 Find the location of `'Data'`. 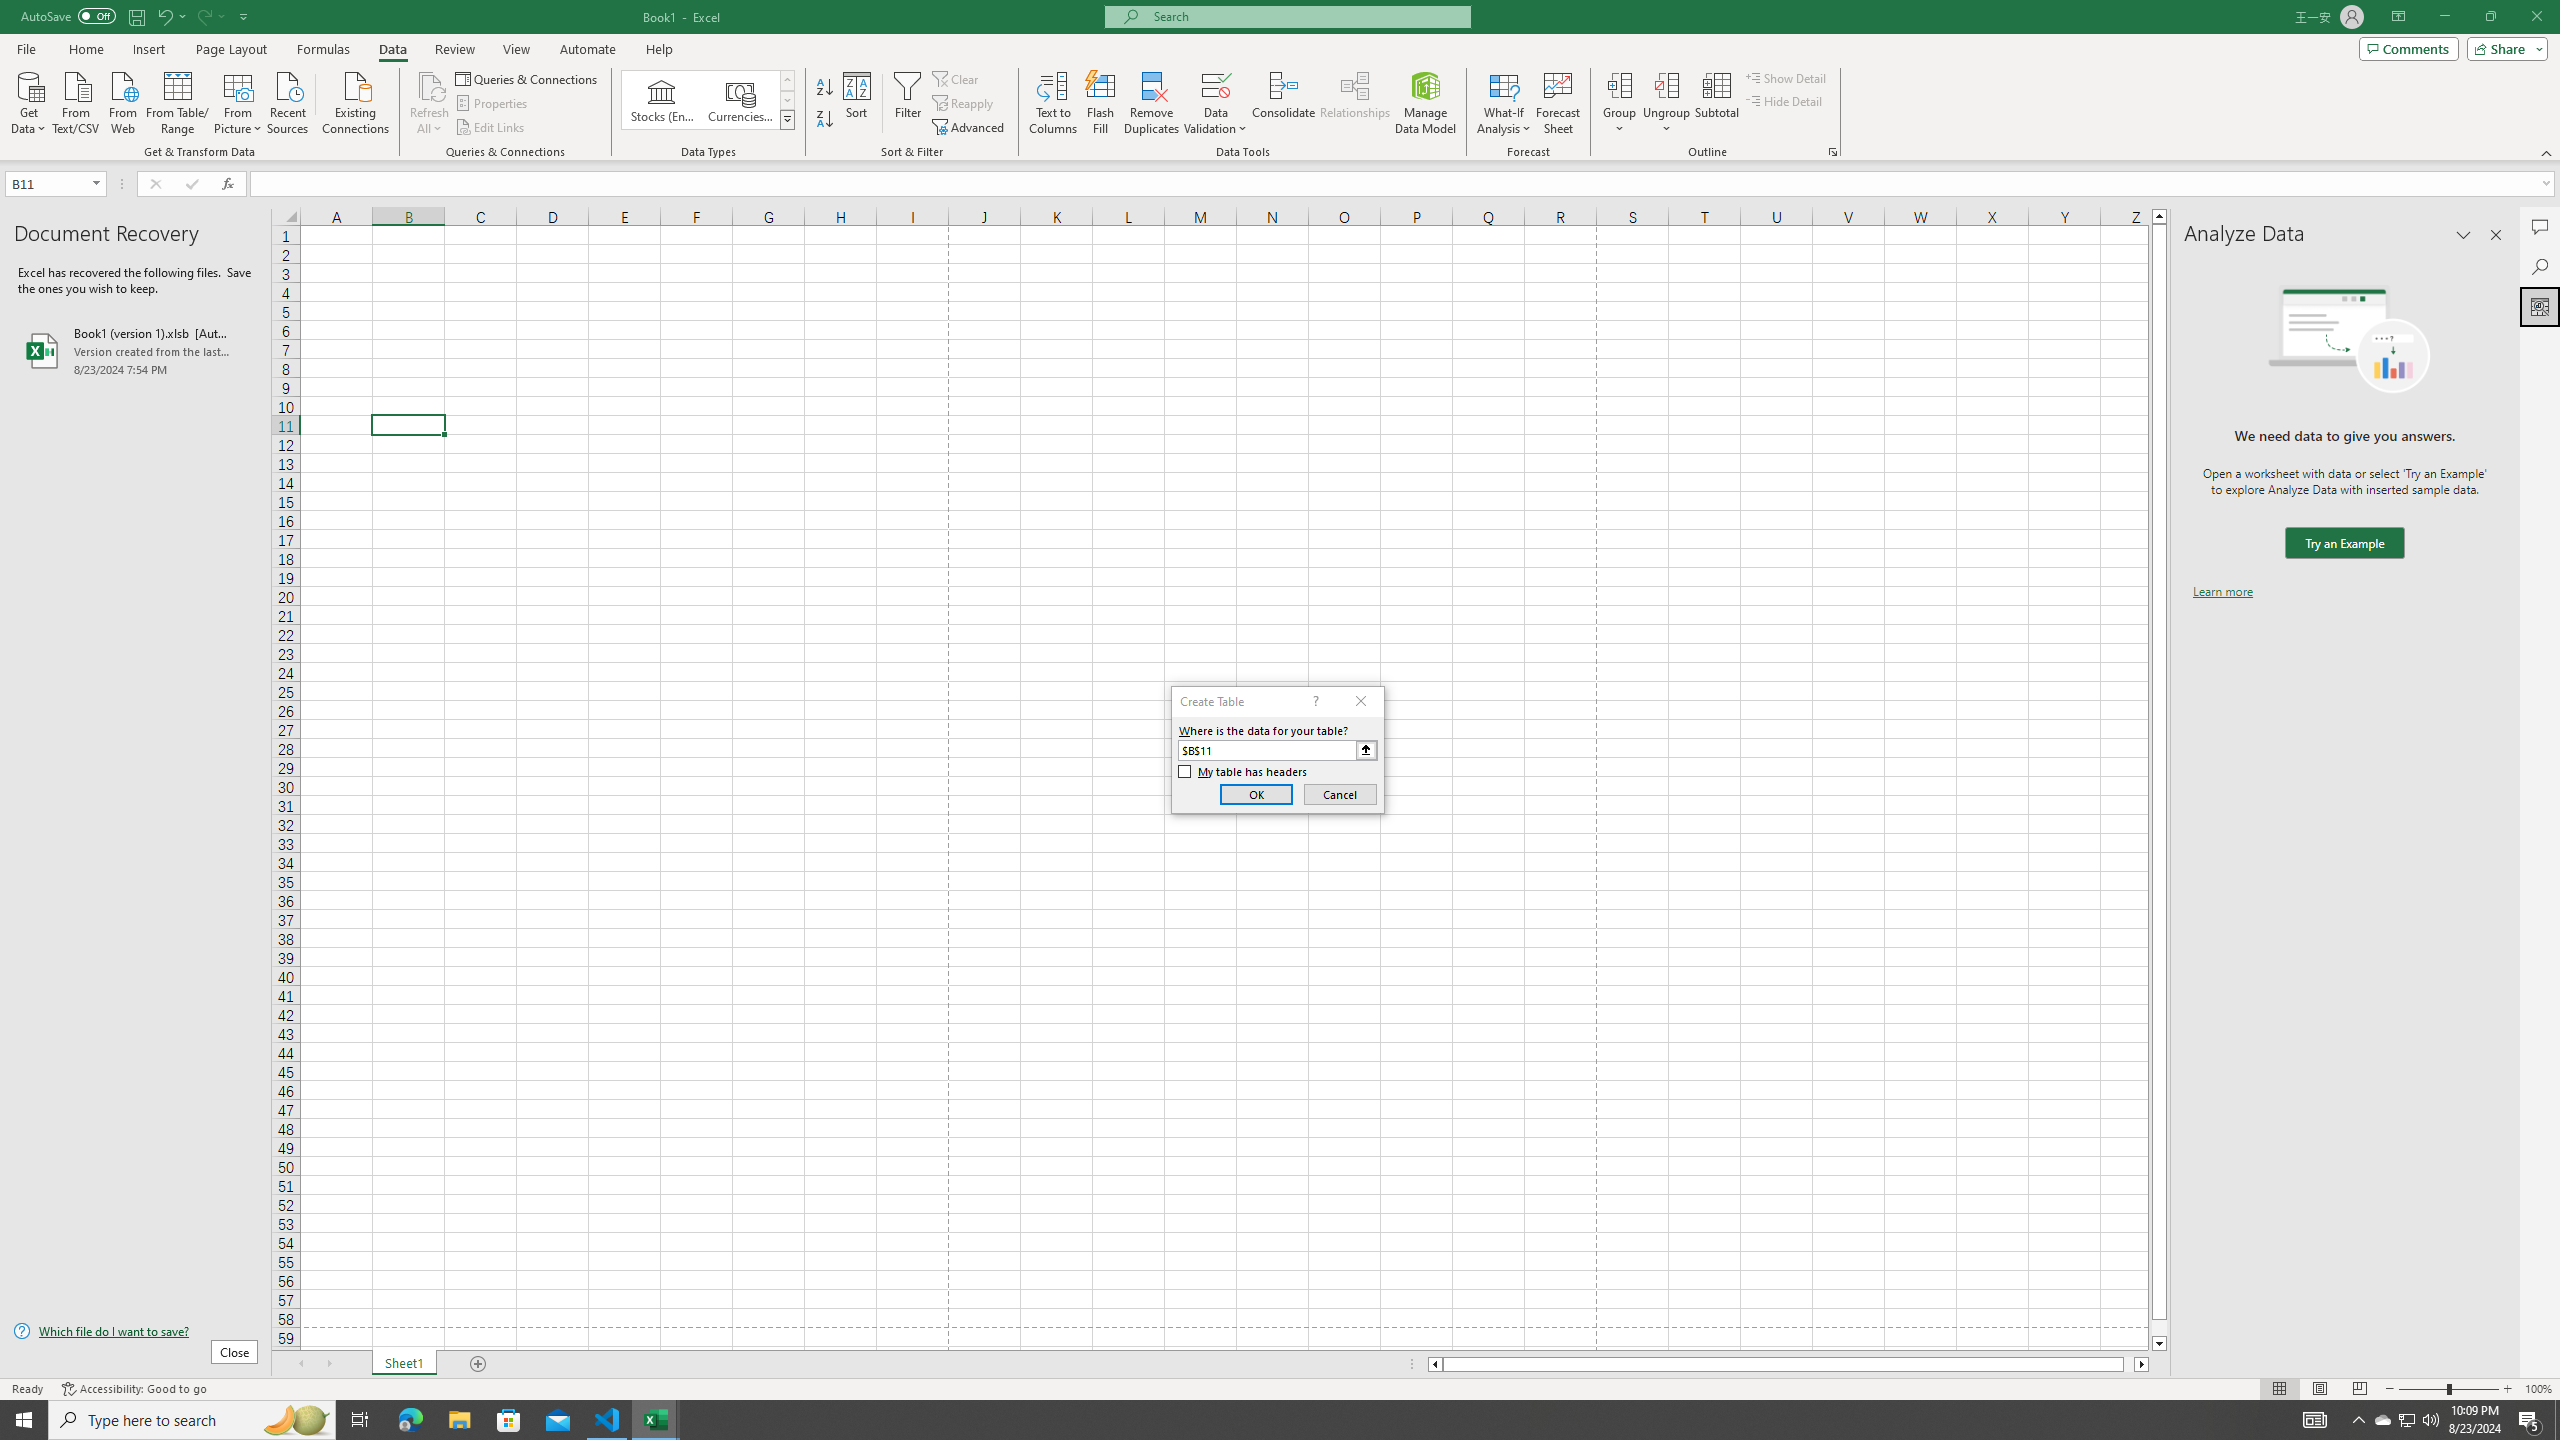

'Data' is located at coordinates (391, 49).